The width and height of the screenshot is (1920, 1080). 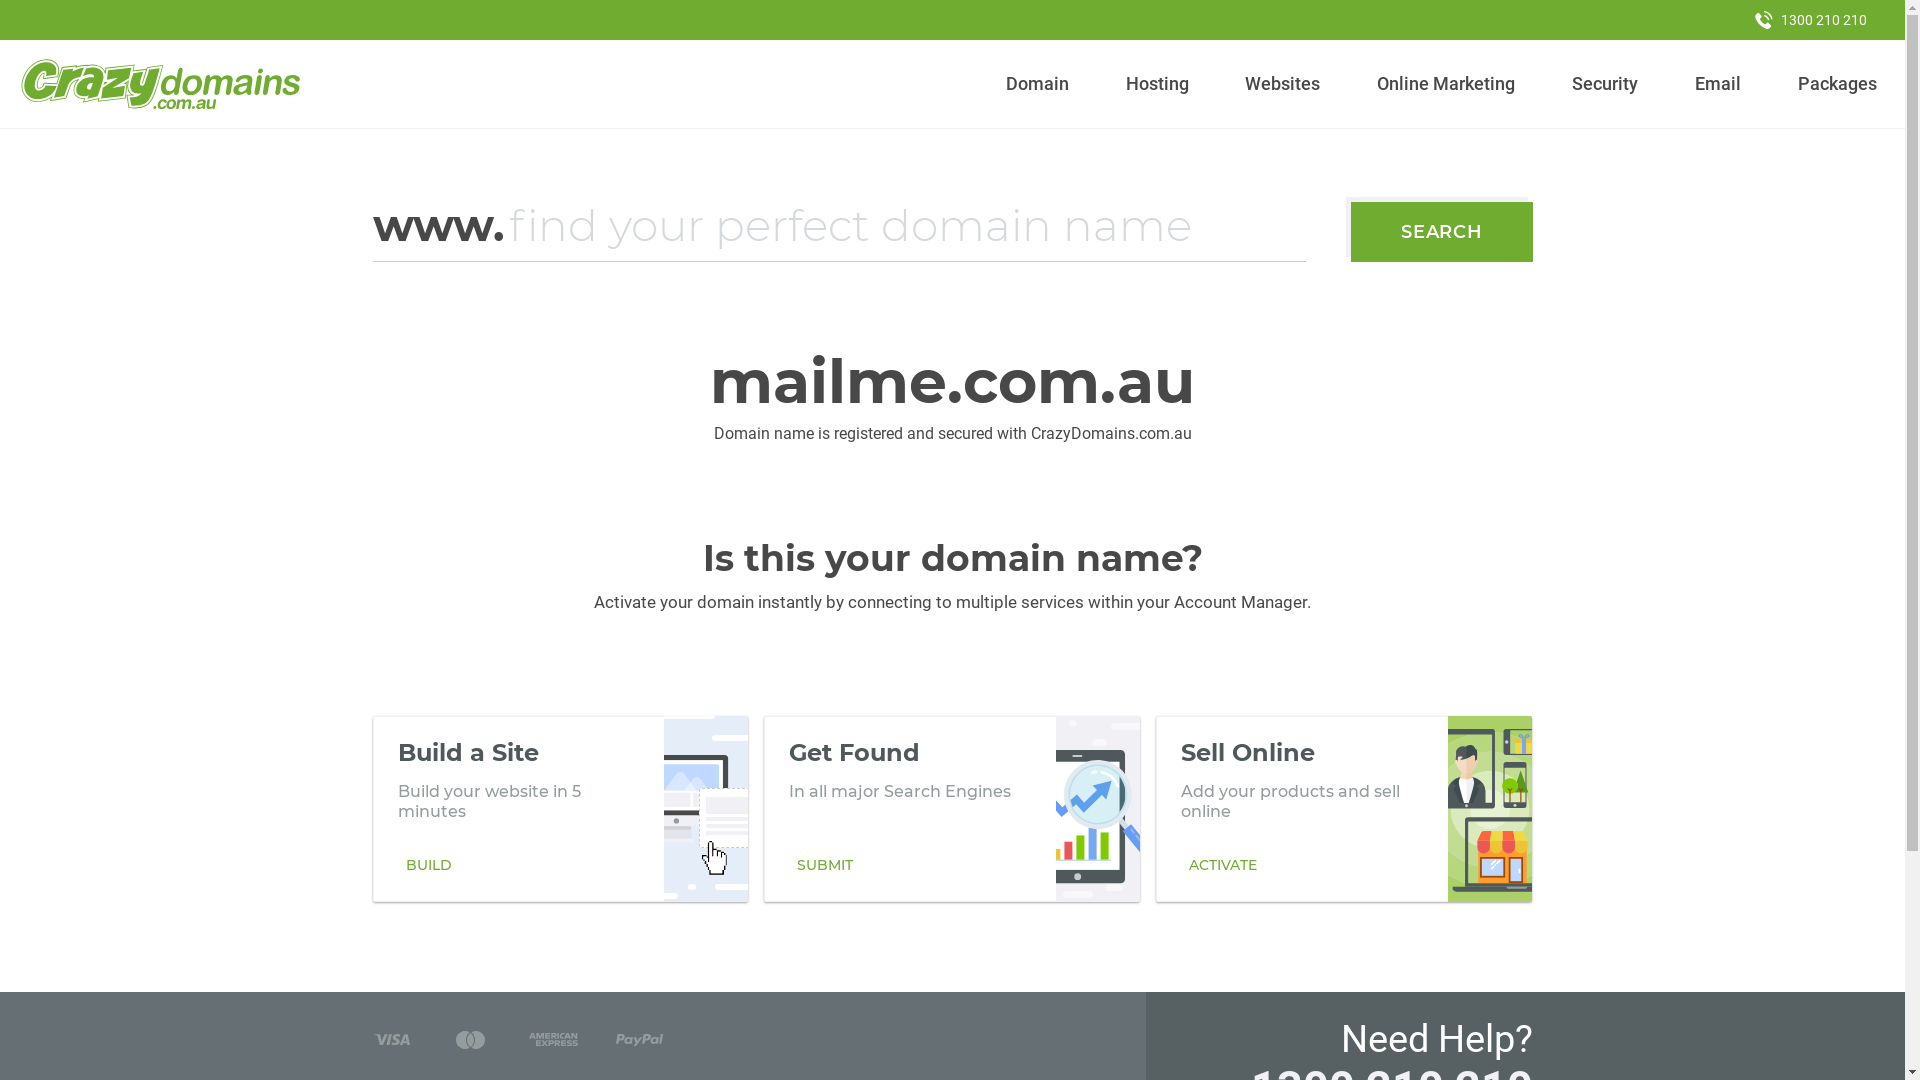 What do you see at coordinates (1716, 83) in the screenshot?
I see `'Email'` at bounding box center [1716, 83].